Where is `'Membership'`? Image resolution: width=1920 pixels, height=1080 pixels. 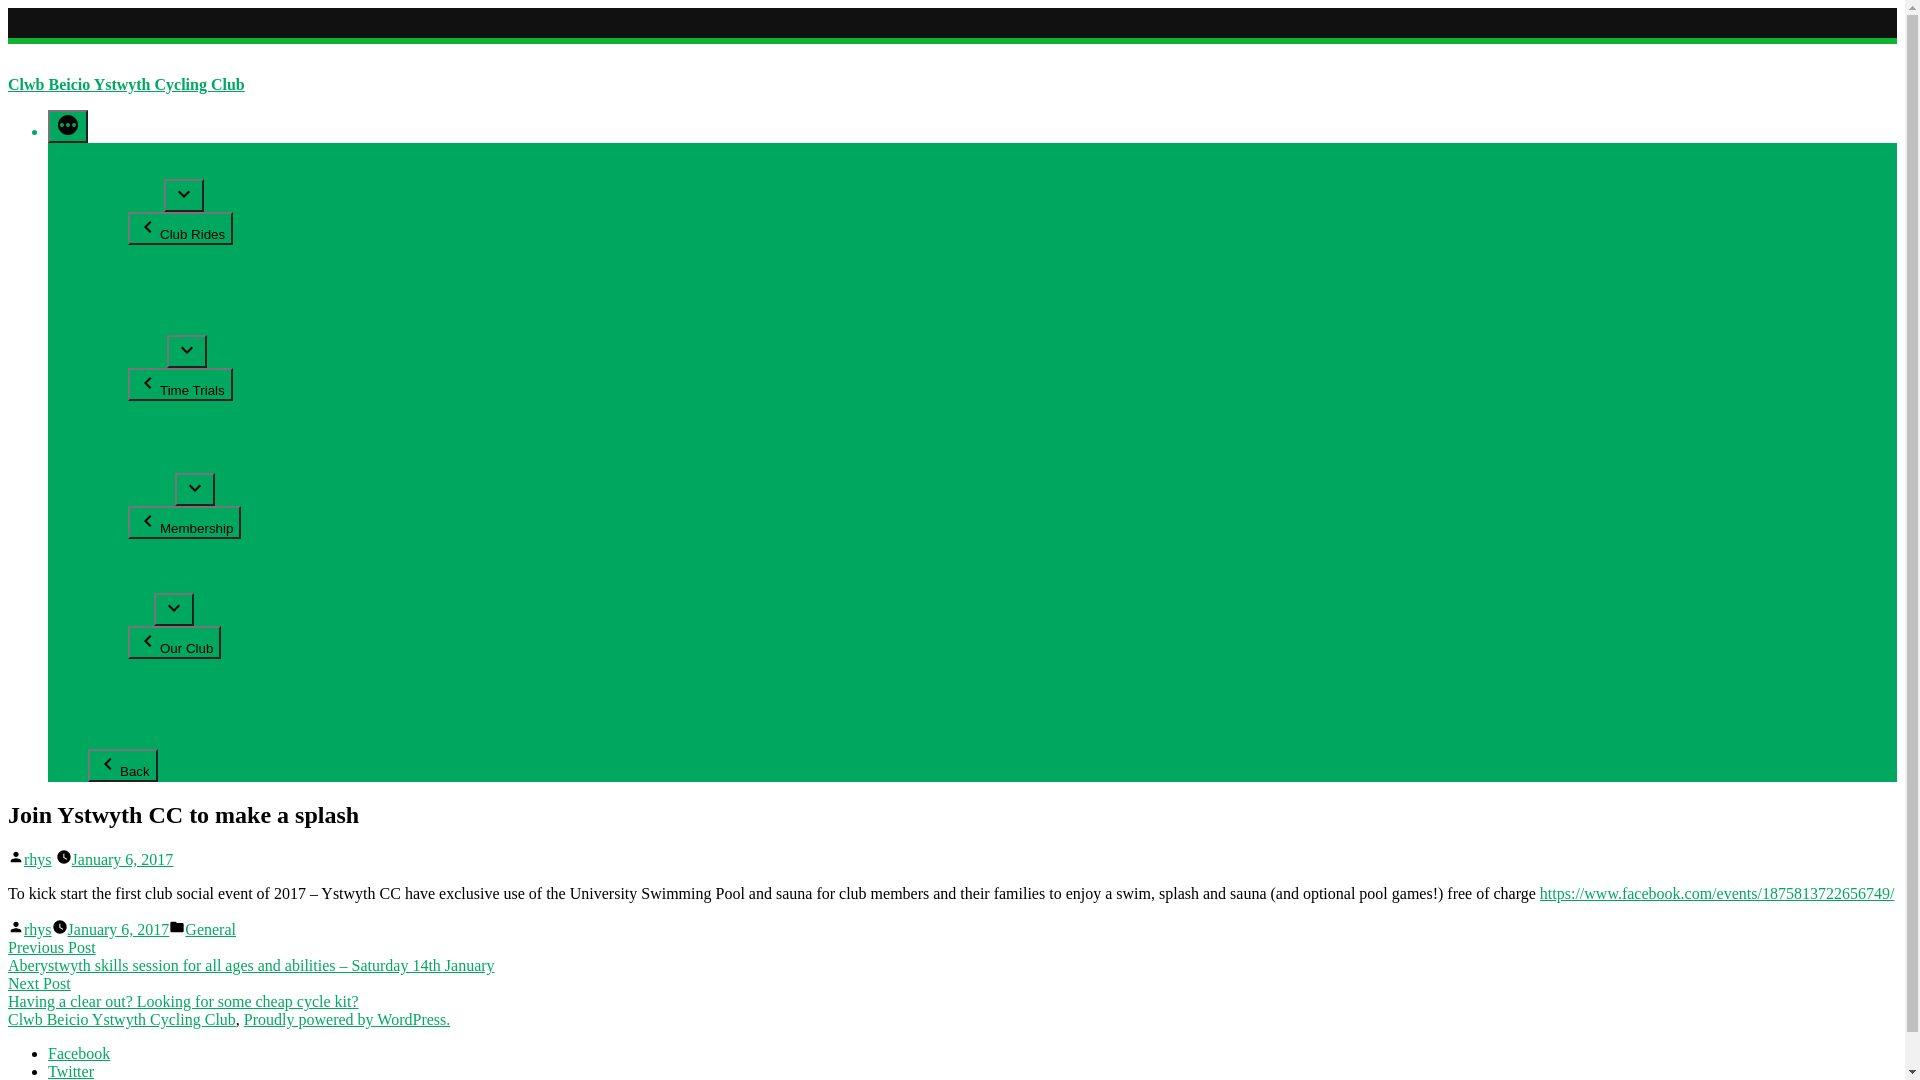
'Membership' is located at coordinates (184, 521).